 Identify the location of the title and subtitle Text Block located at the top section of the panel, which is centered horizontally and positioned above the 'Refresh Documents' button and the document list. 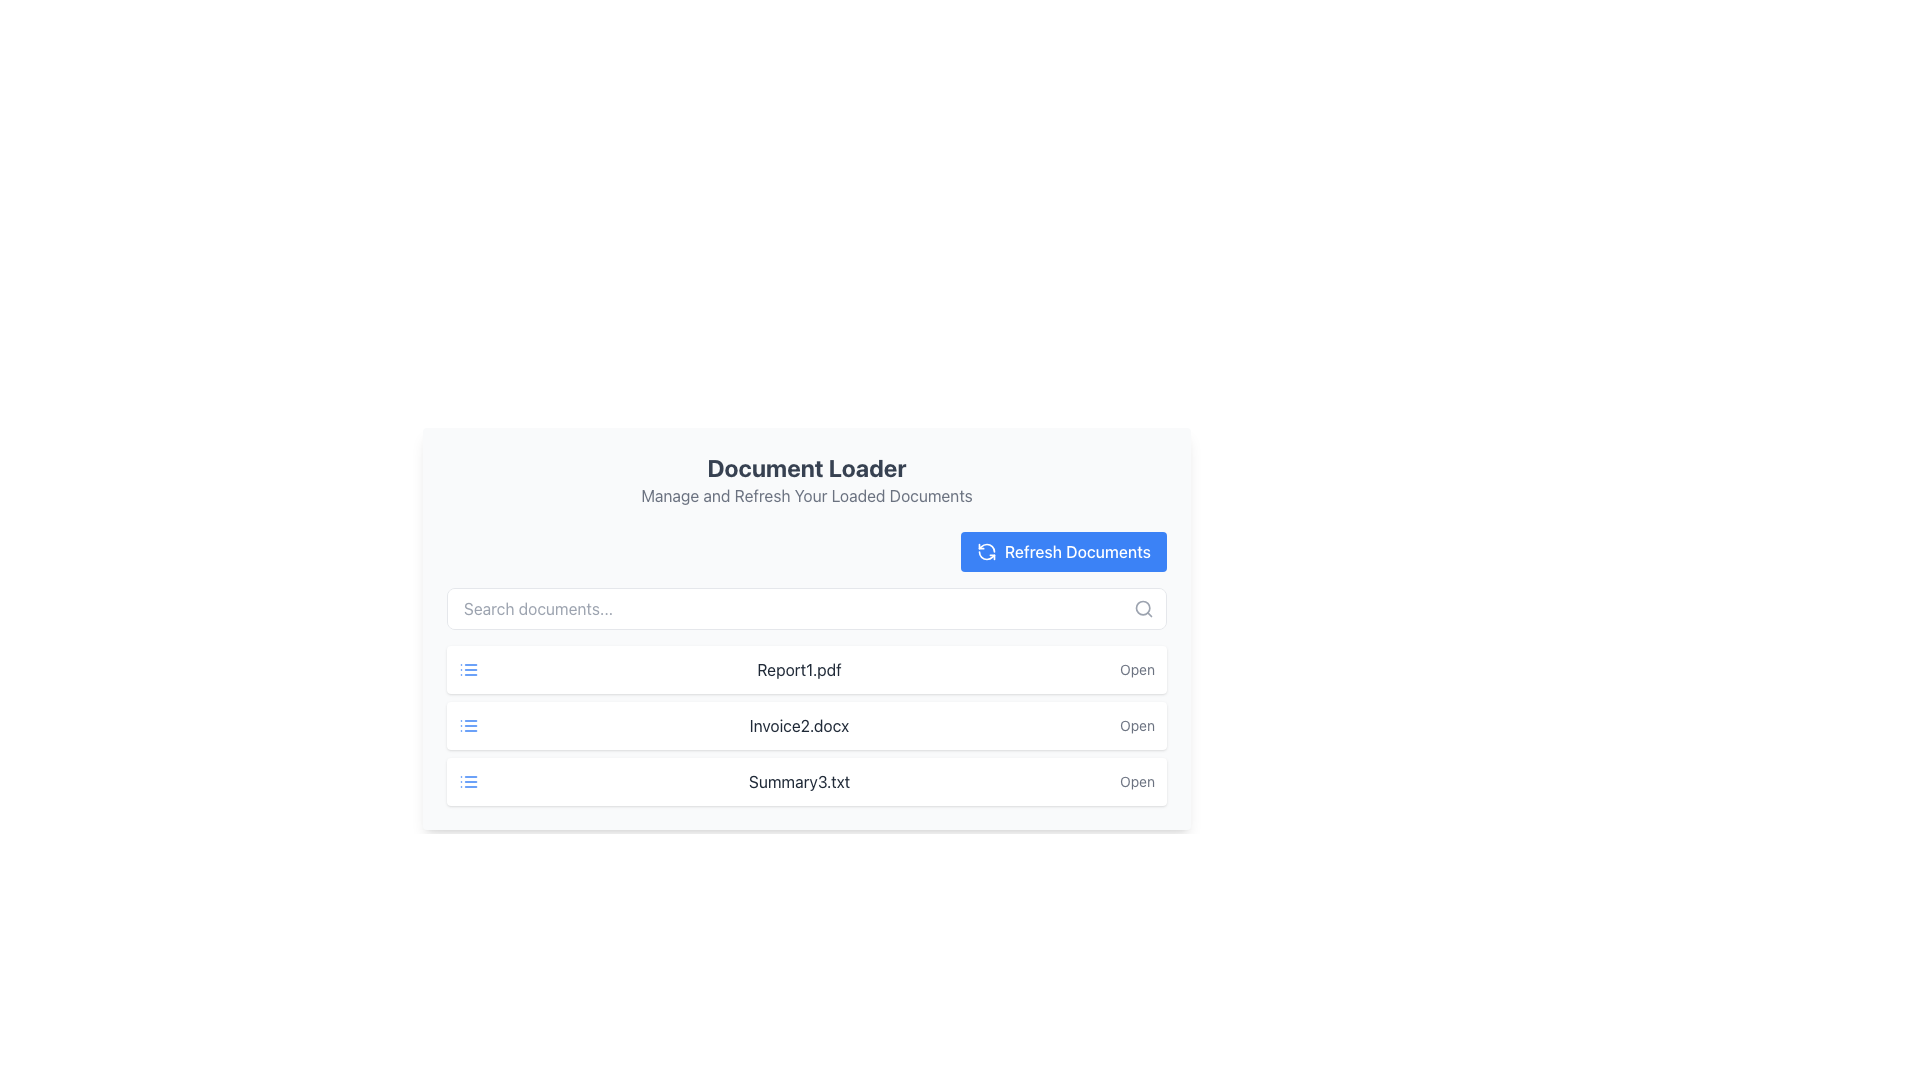
(806, 479).